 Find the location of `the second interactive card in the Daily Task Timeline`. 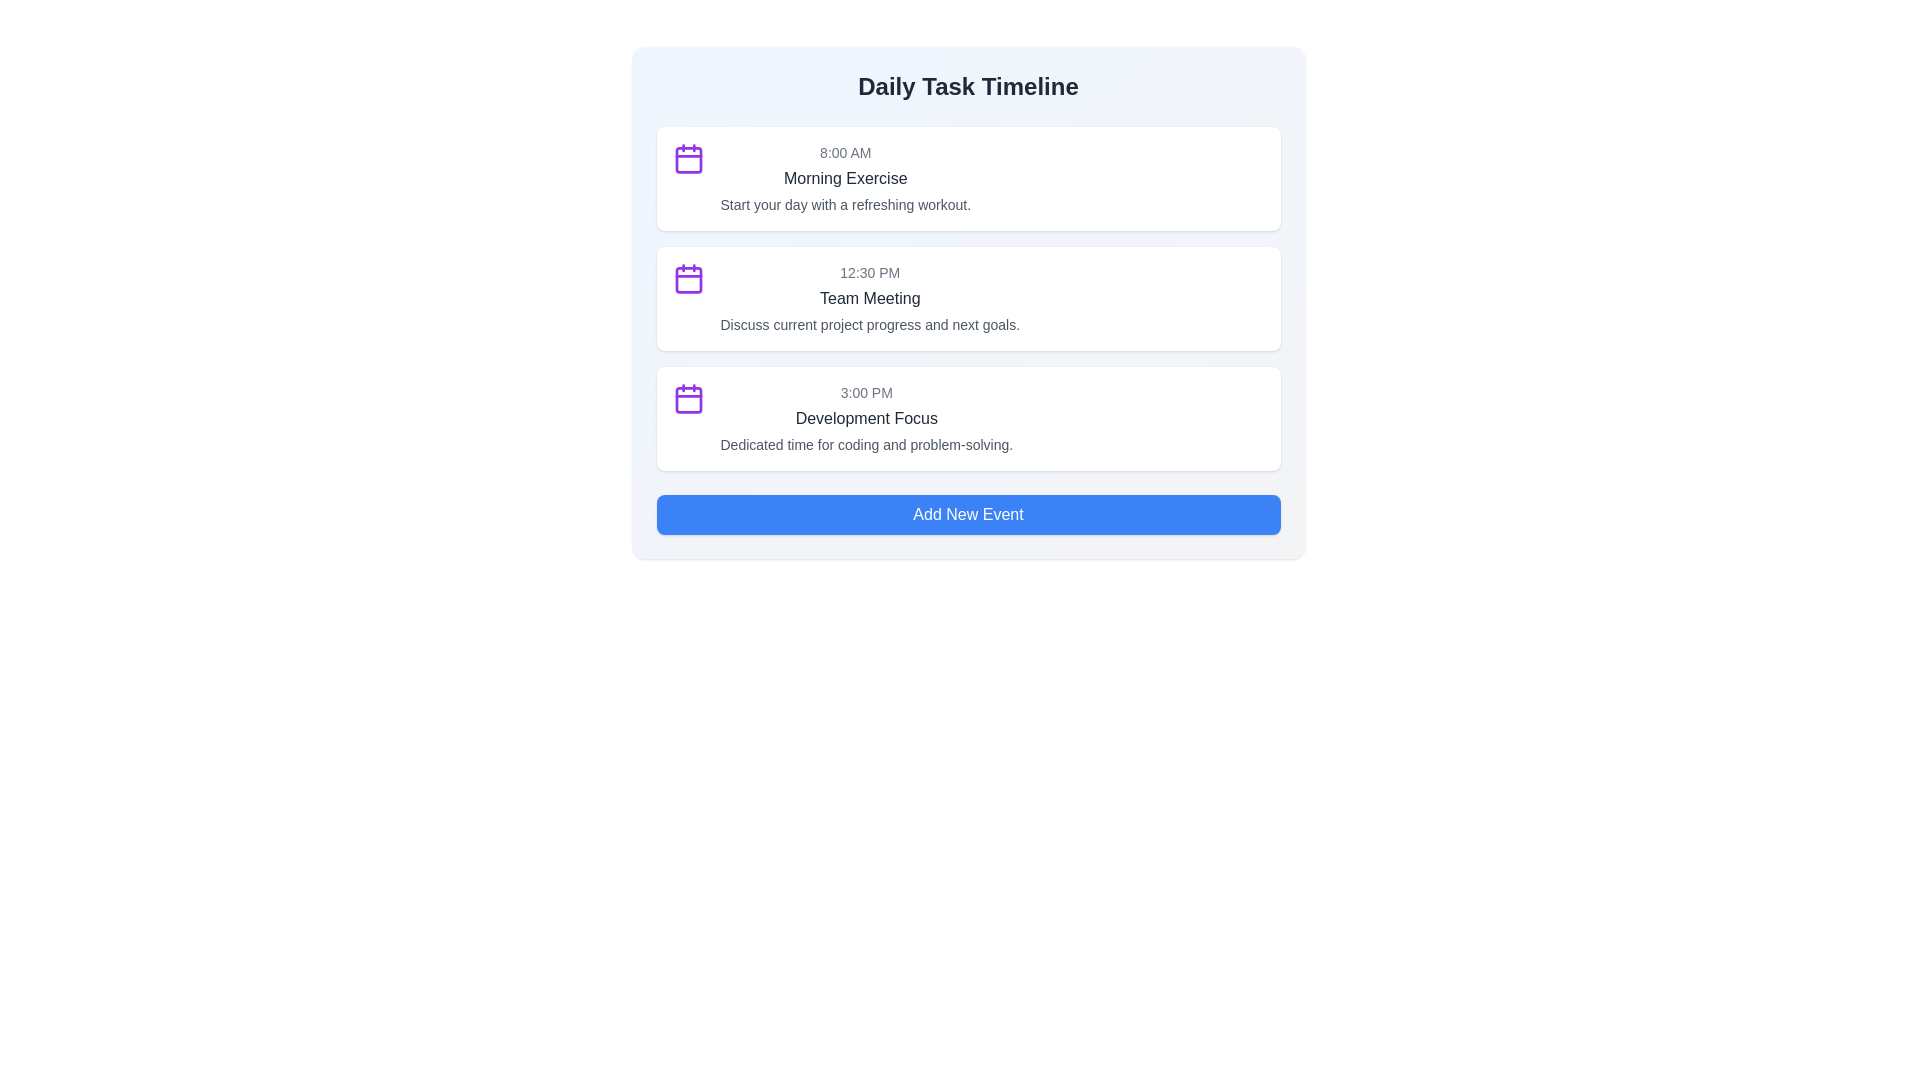

the second interactive card in the Daily Task Timeline is located at coordinates (968, 303).